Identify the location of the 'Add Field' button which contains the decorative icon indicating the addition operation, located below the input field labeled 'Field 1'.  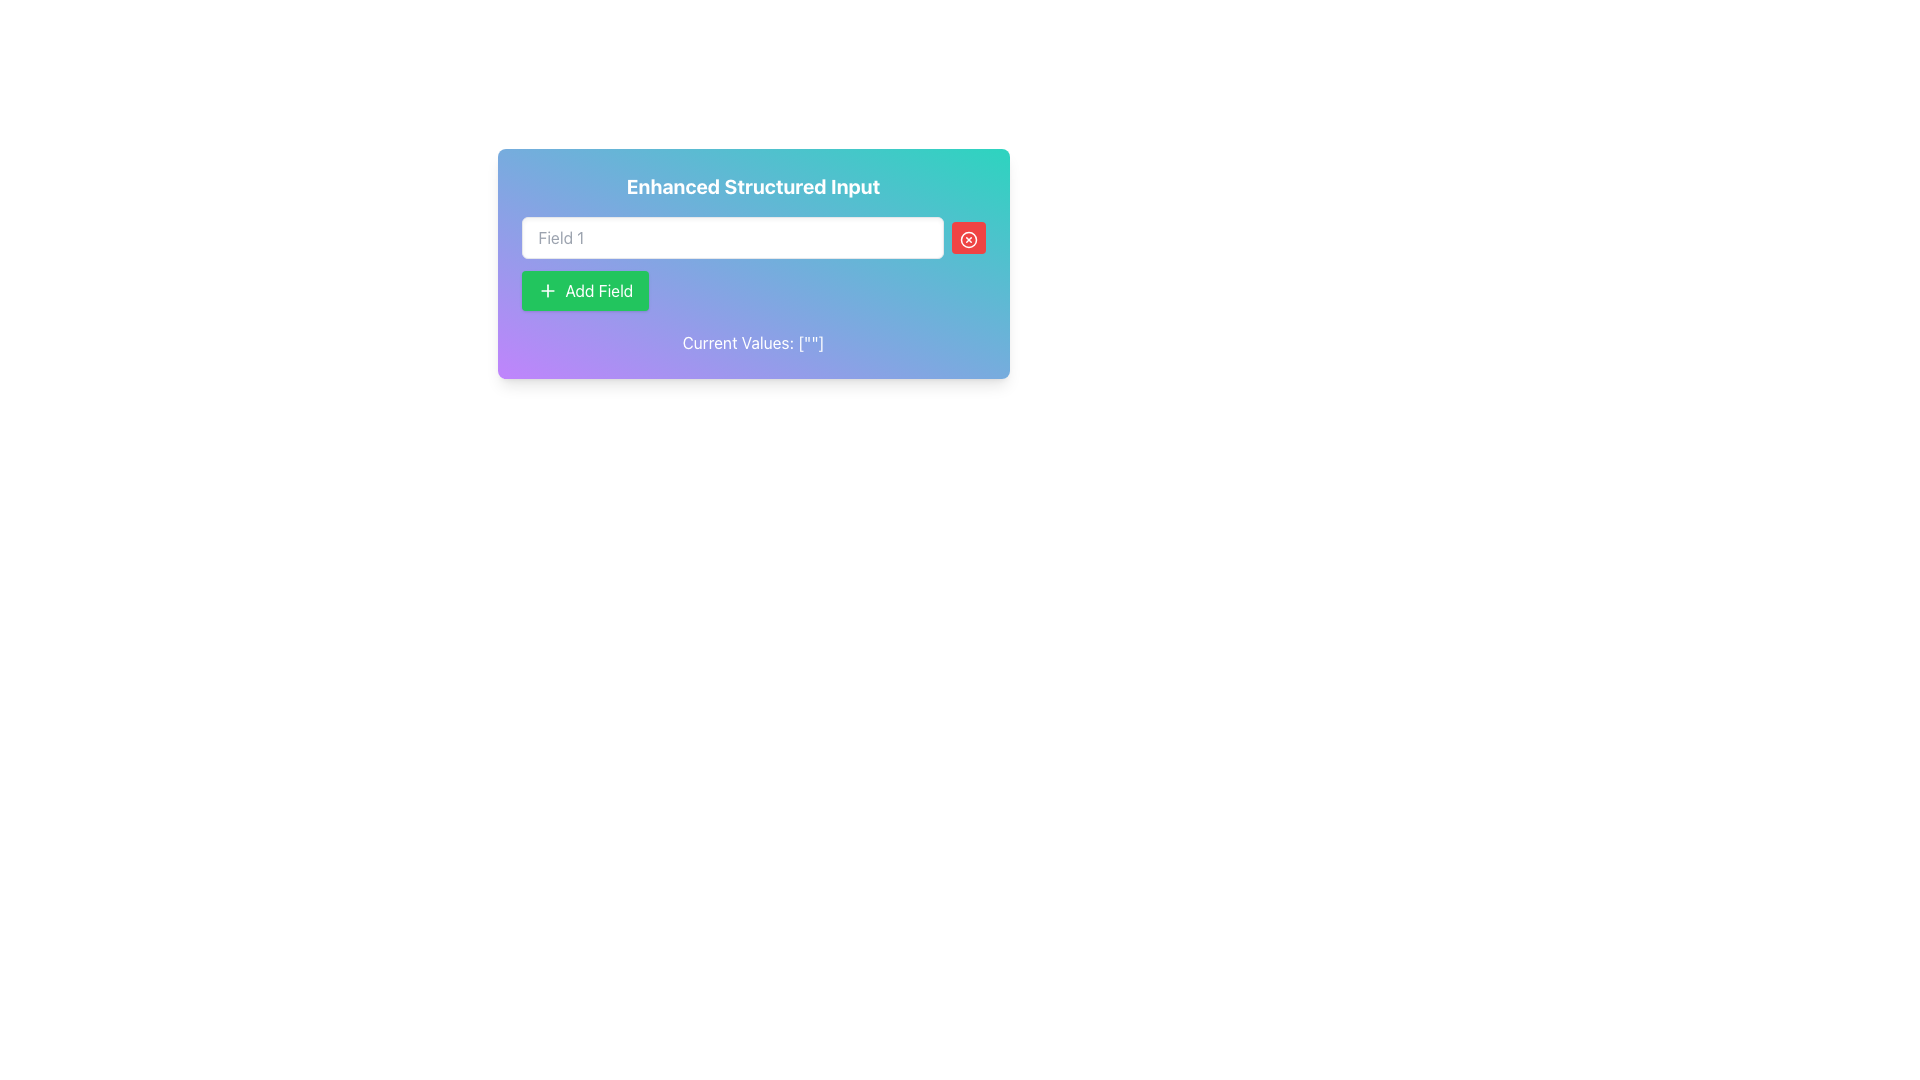
(547, 290).